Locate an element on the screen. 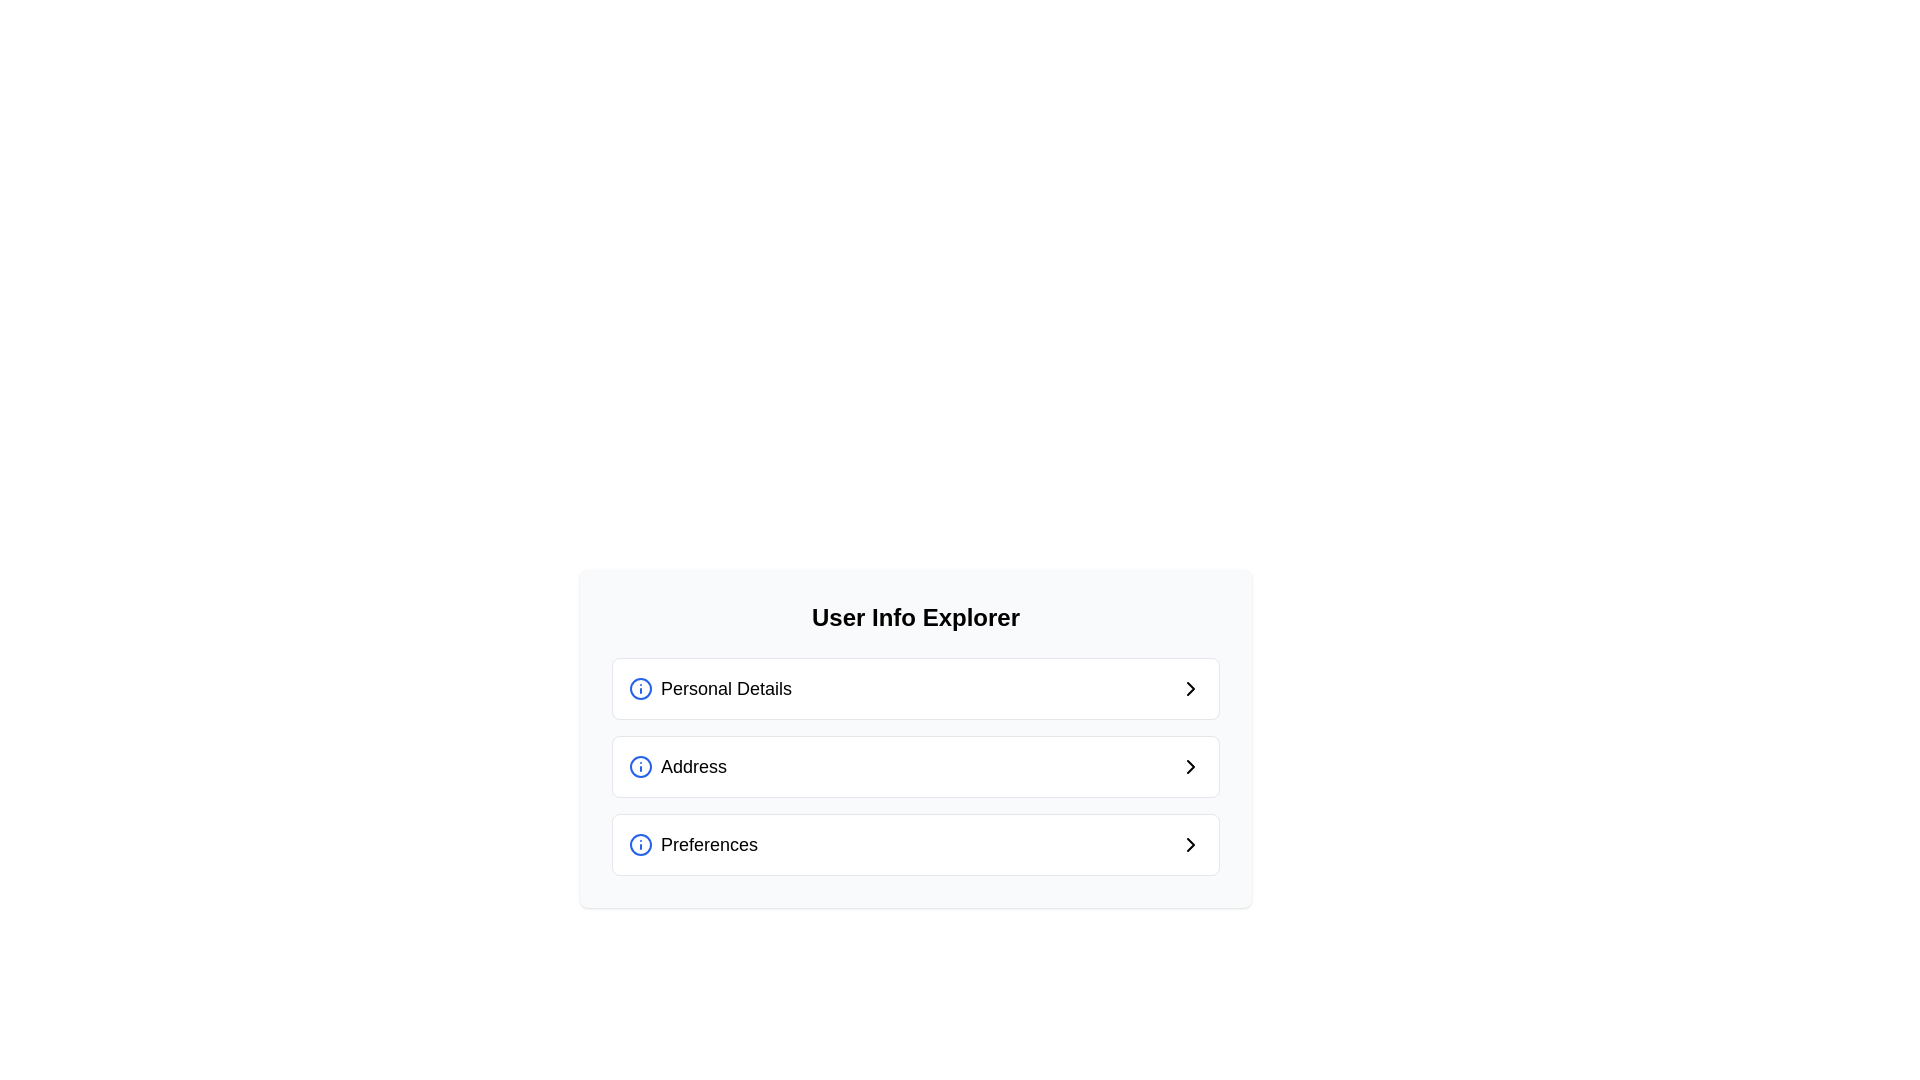  the interactive list item for 'Preferences' under the 'User Info Explorer' section is located at coordinates (915, 844).